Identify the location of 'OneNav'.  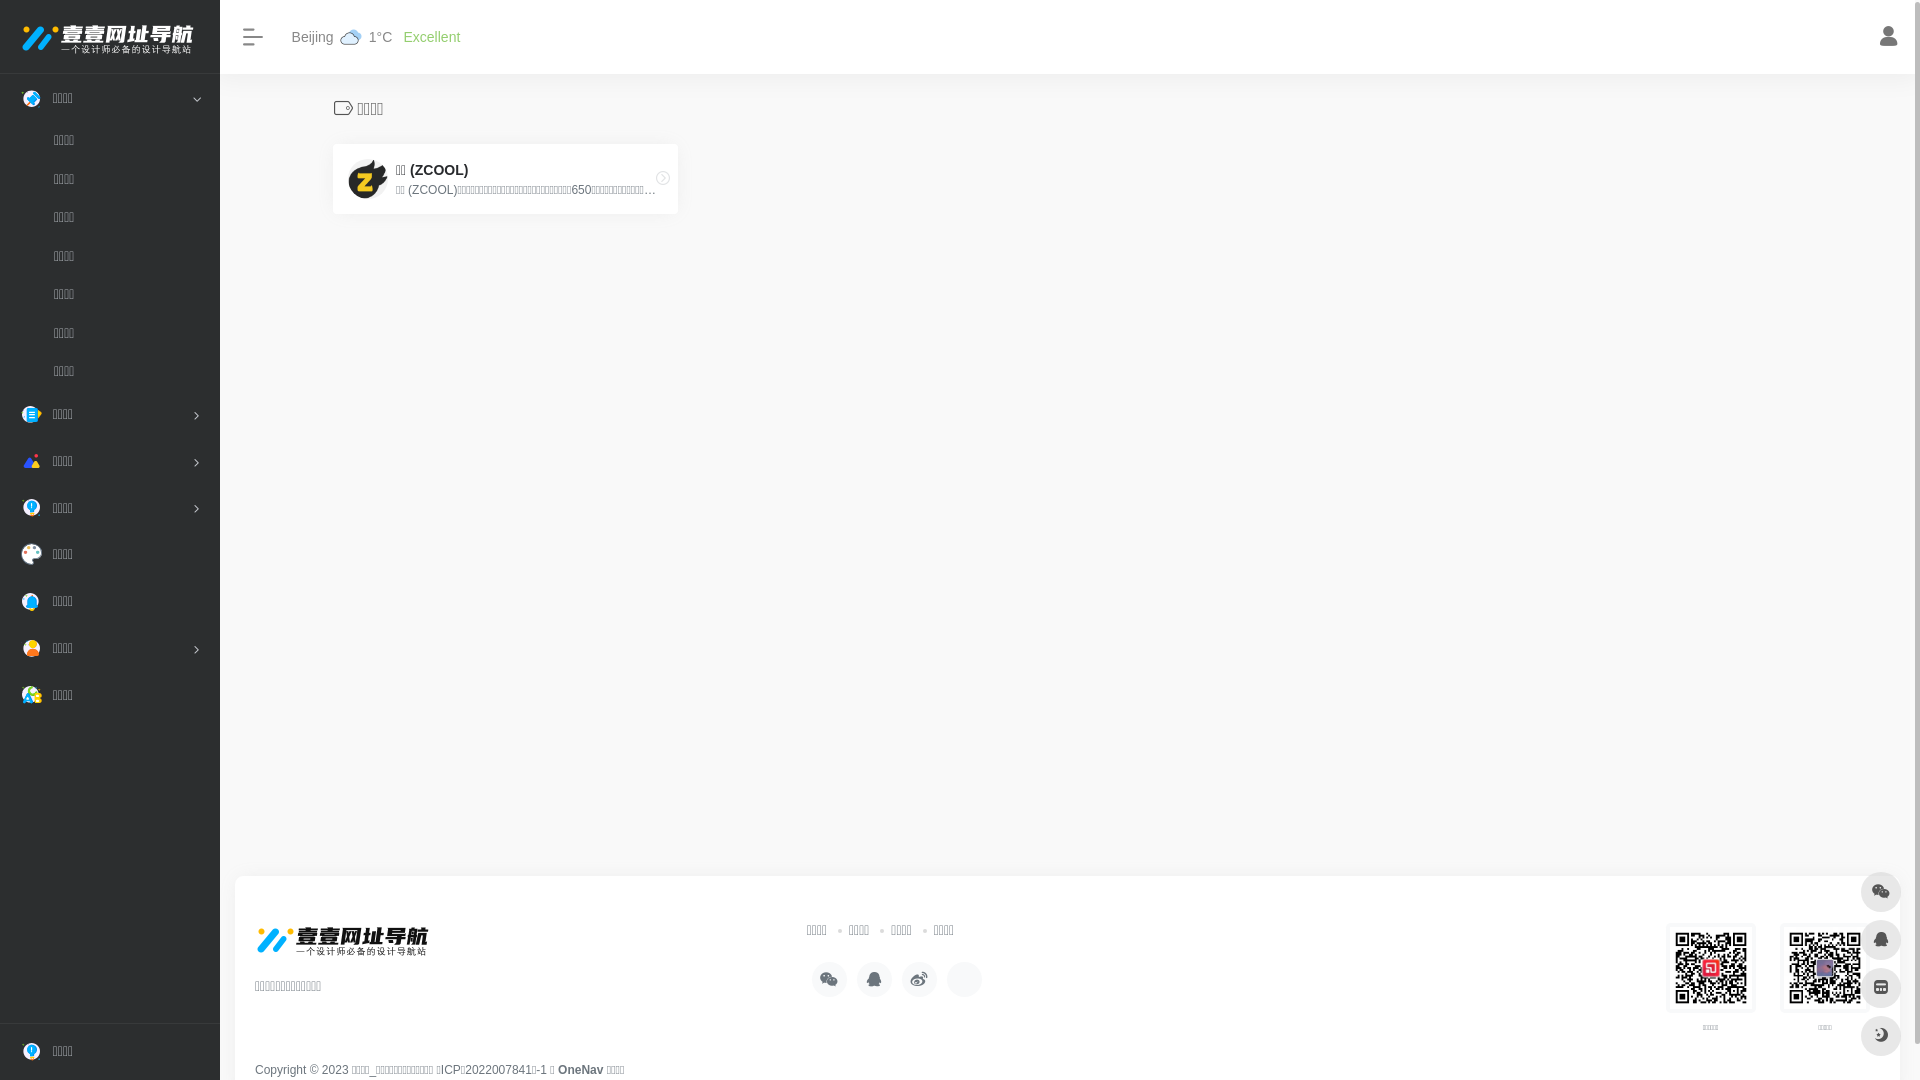
(579, 1068).